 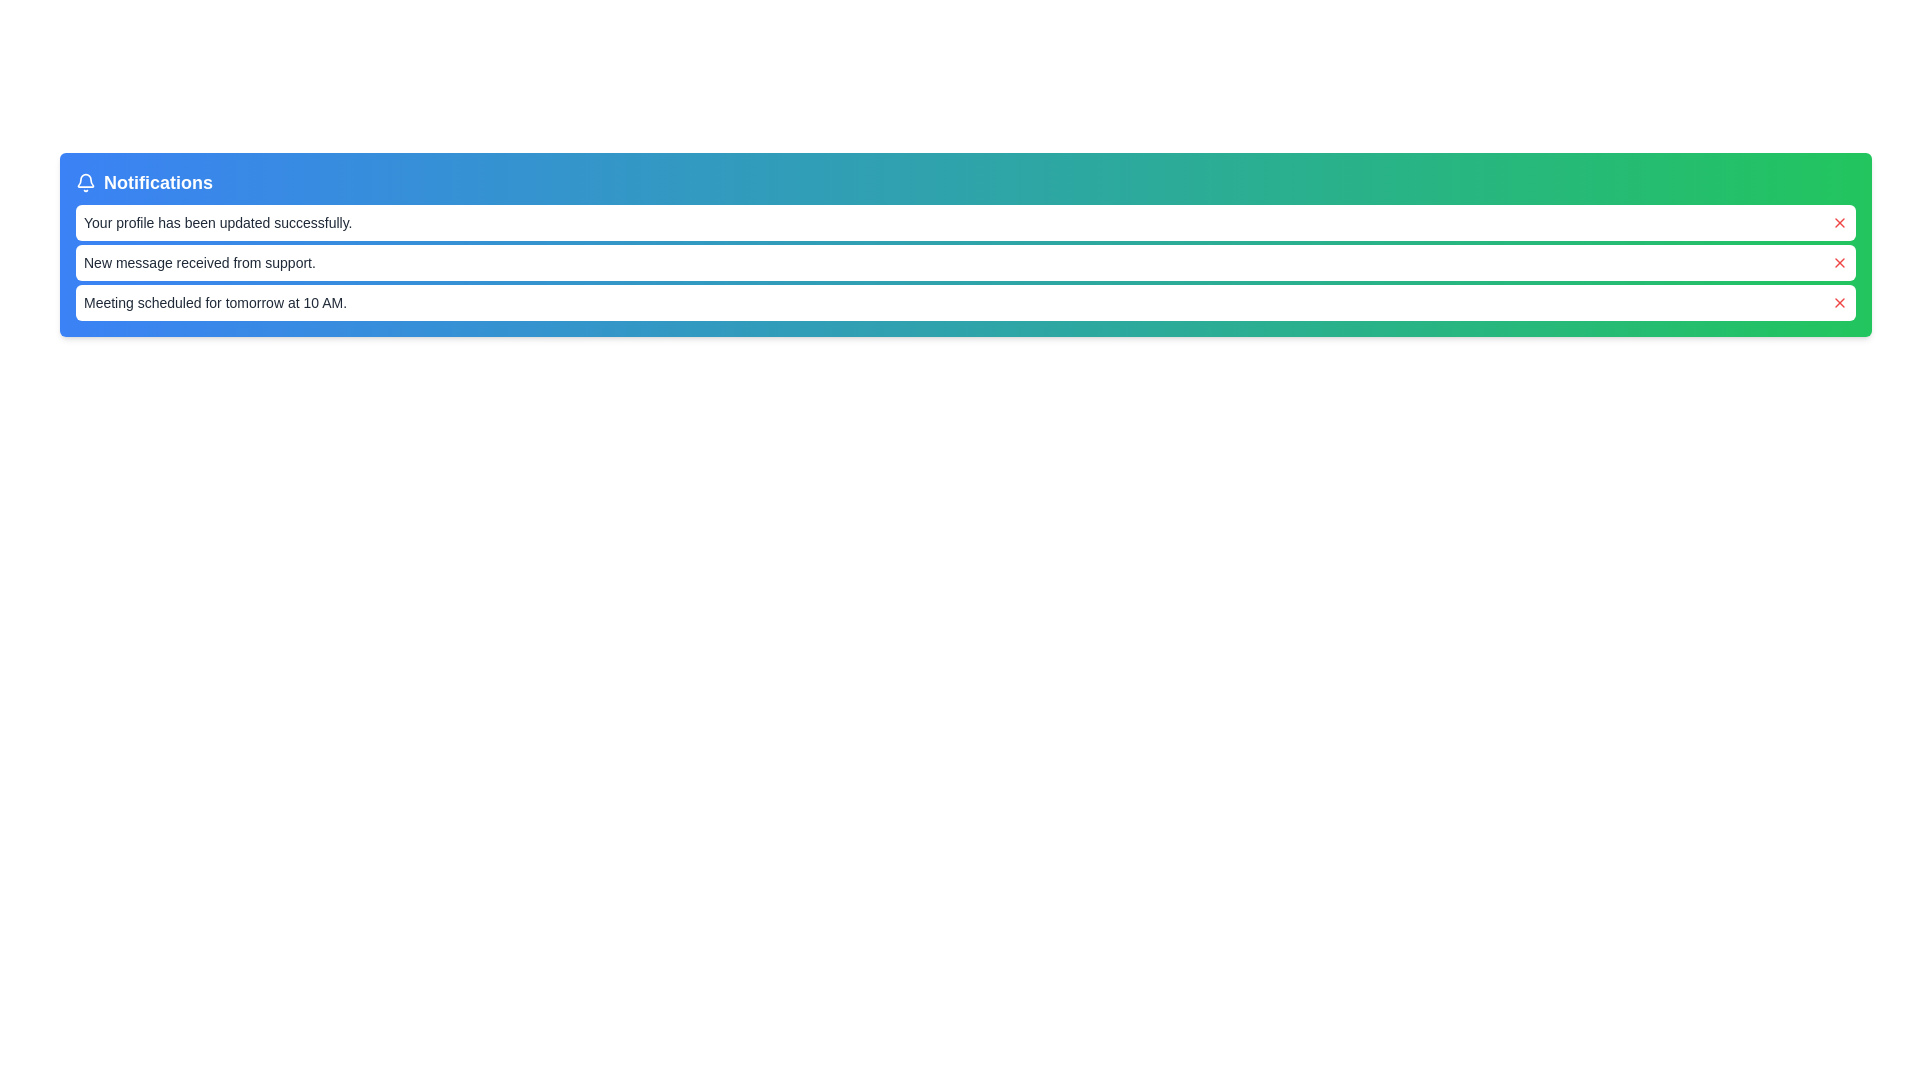 What do you see at coordinates (199, 261) in the screenshot?
I see `the second notification text label in the notifications panel that displays a message about a new message received from support` at bounding box center [199, 261].